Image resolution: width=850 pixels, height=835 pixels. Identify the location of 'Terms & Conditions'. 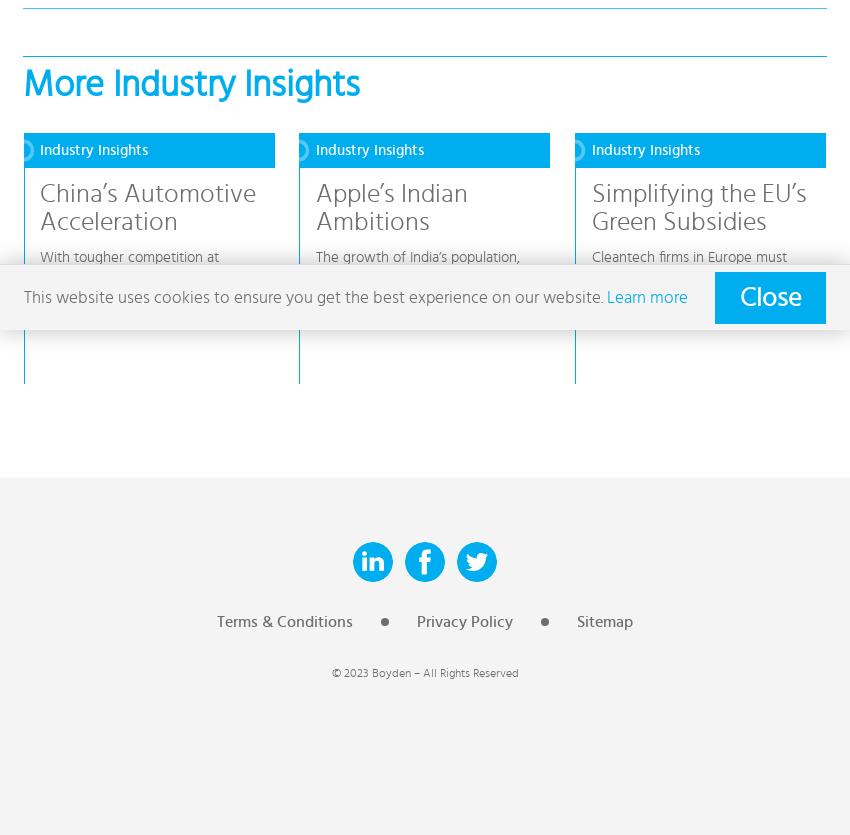
(284, 620).